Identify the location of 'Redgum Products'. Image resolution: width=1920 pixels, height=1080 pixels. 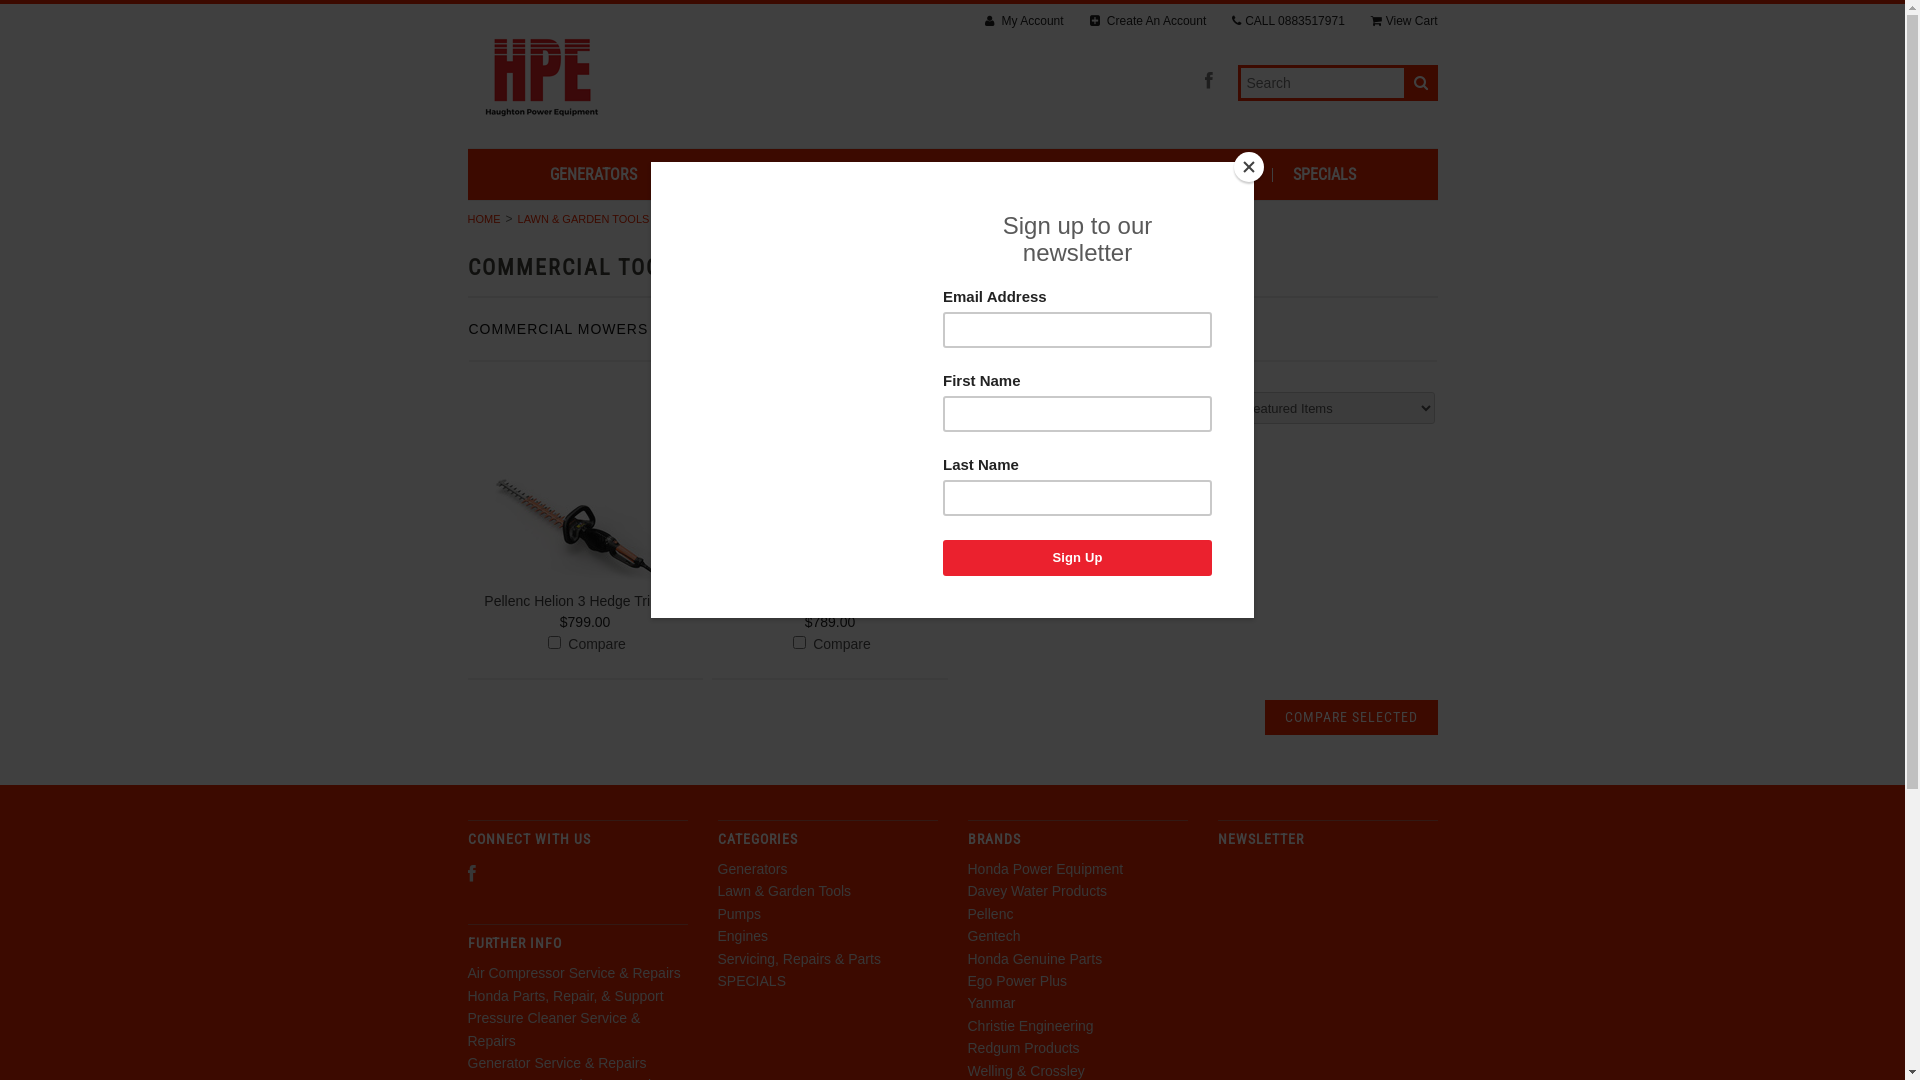
(1023, 1047).